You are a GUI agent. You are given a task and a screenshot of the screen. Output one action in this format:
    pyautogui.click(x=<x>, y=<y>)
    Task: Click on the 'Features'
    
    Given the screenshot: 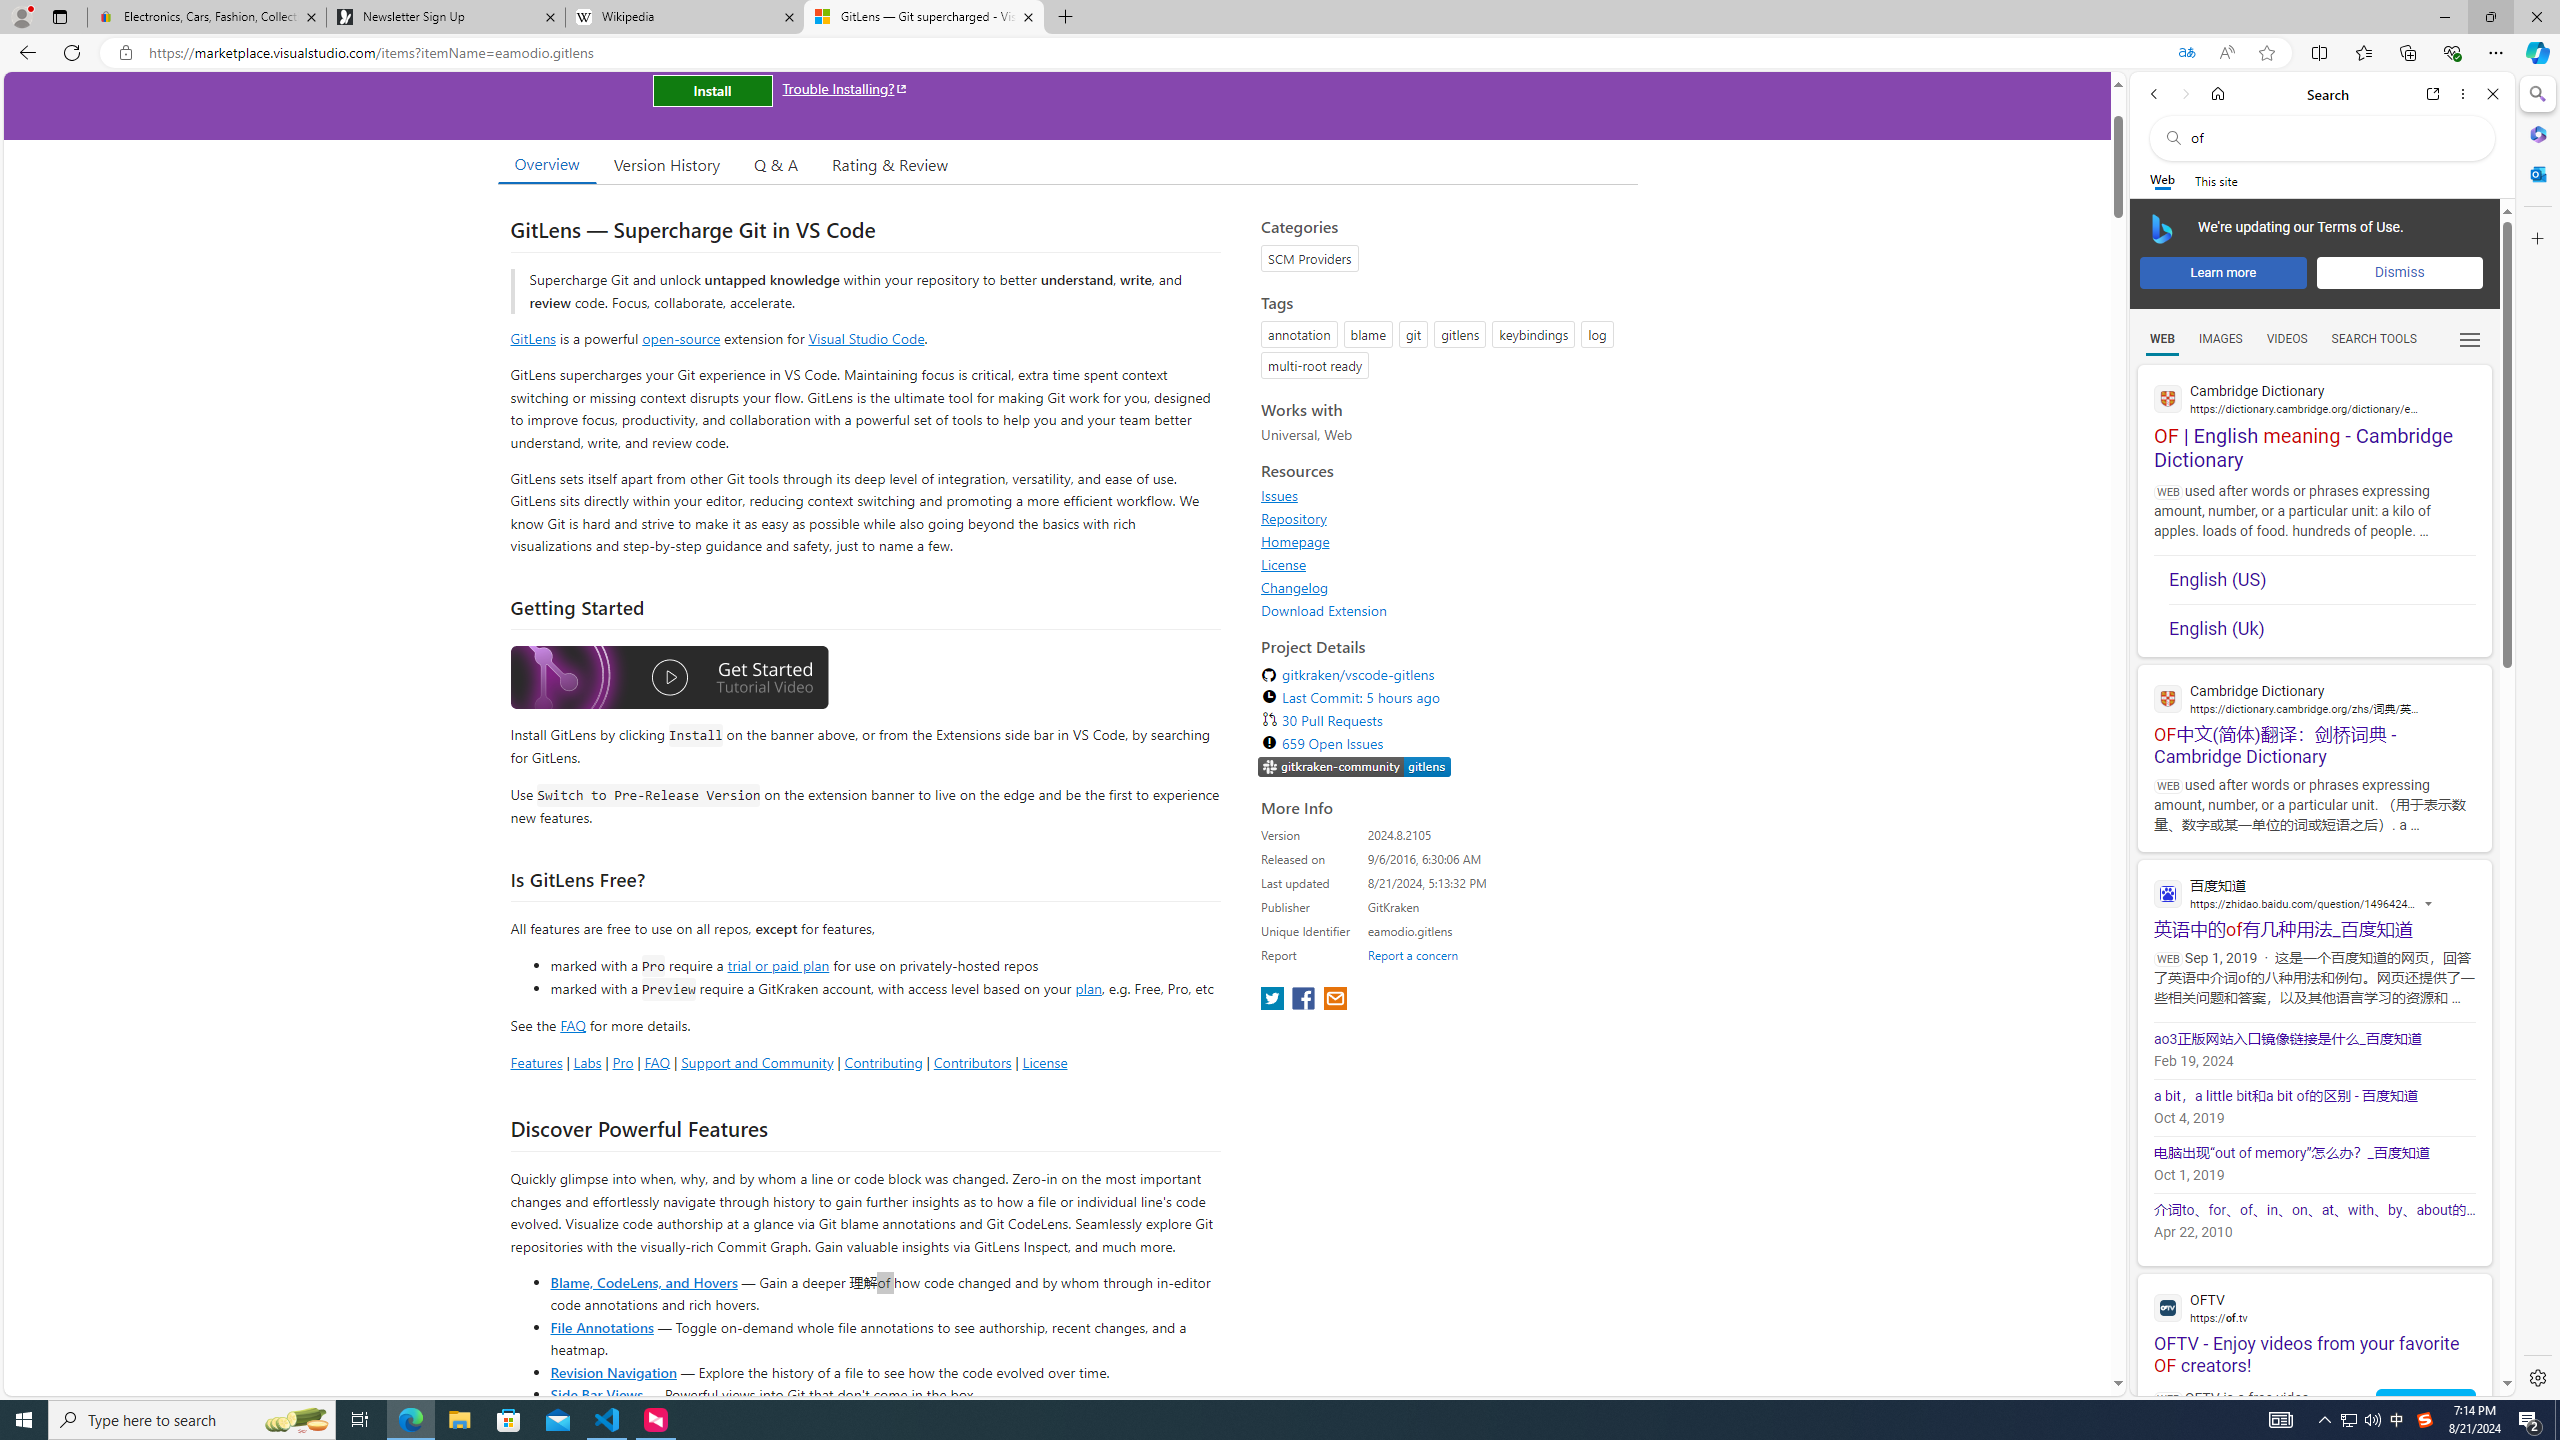 What is the action you would take?
    pyautogui.click(x=535, y=1061)
    